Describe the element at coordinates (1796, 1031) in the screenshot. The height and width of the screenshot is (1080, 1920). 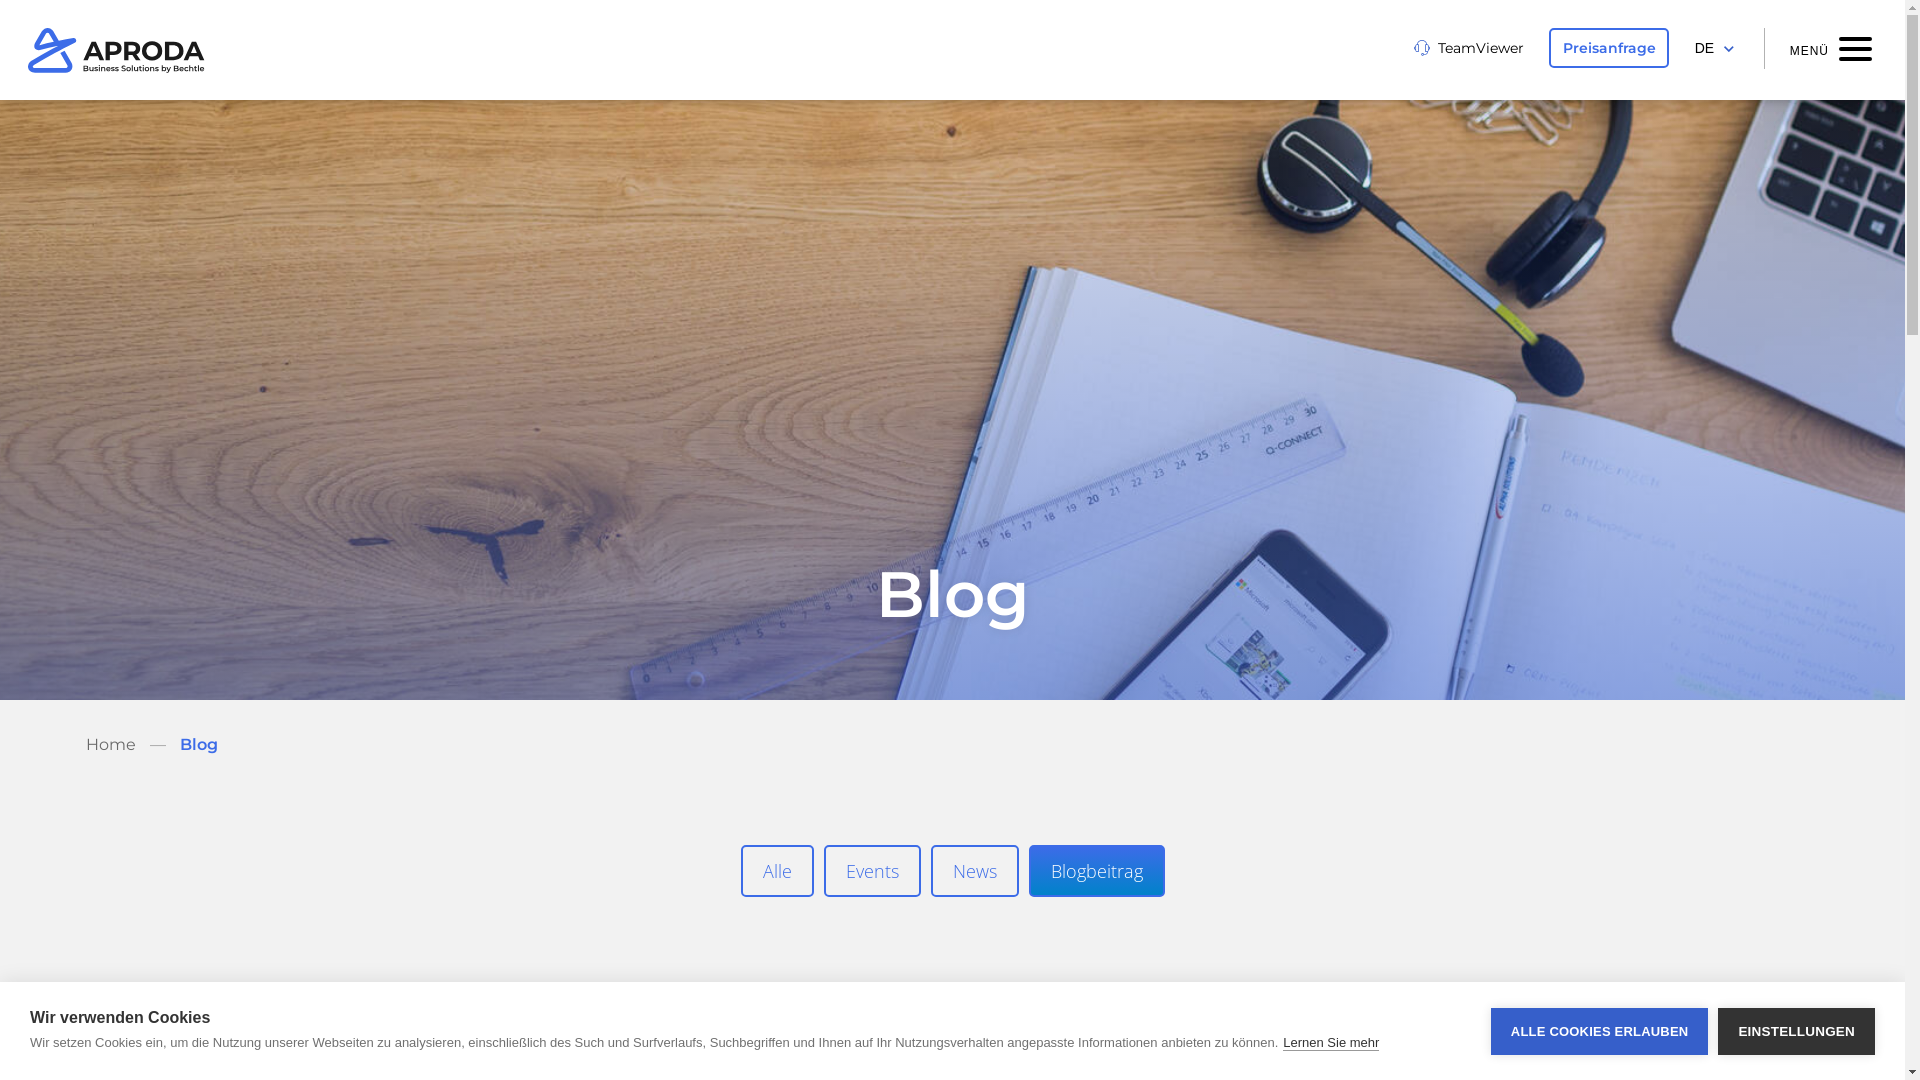
I see `'EINSTELLUNGEN'` at that location.